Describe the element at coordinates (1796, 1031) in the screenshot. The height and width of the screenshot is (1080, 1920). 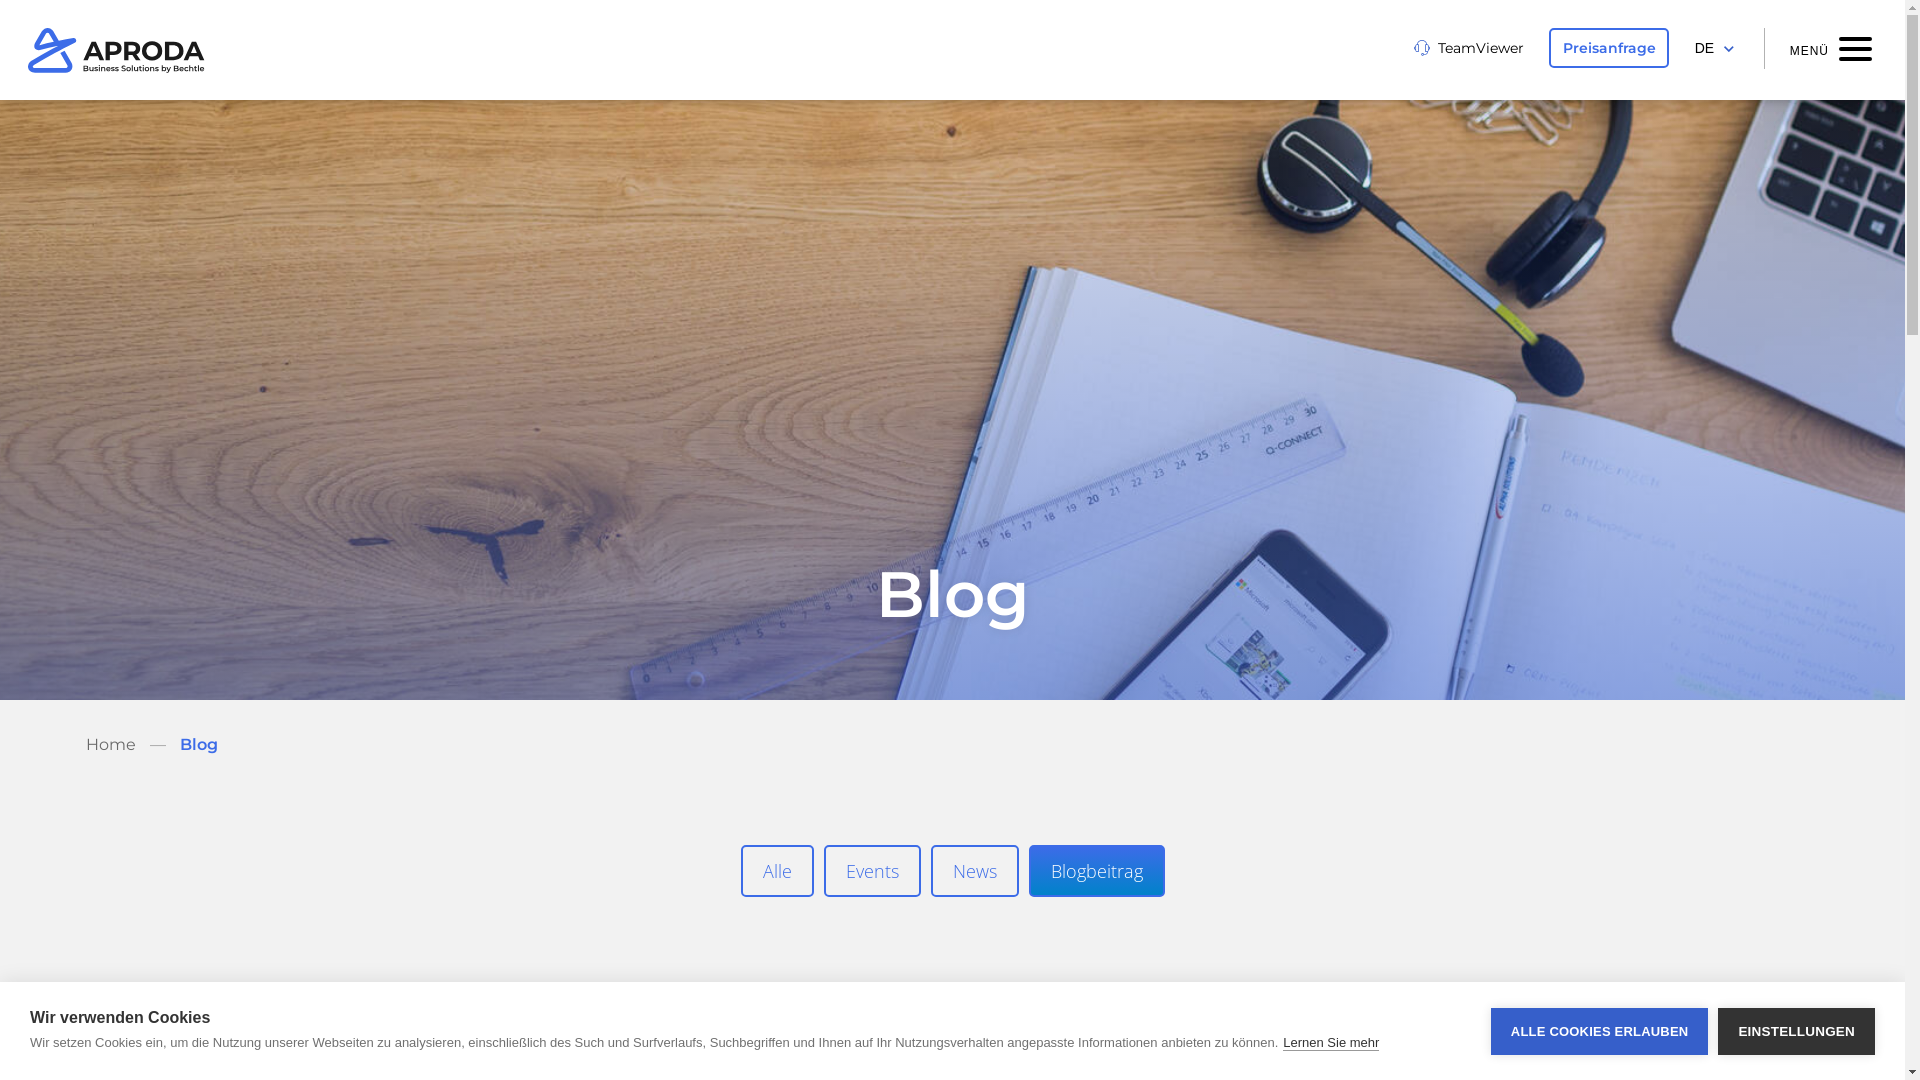
I see `'EINSTELLUNGEN'` at that location.